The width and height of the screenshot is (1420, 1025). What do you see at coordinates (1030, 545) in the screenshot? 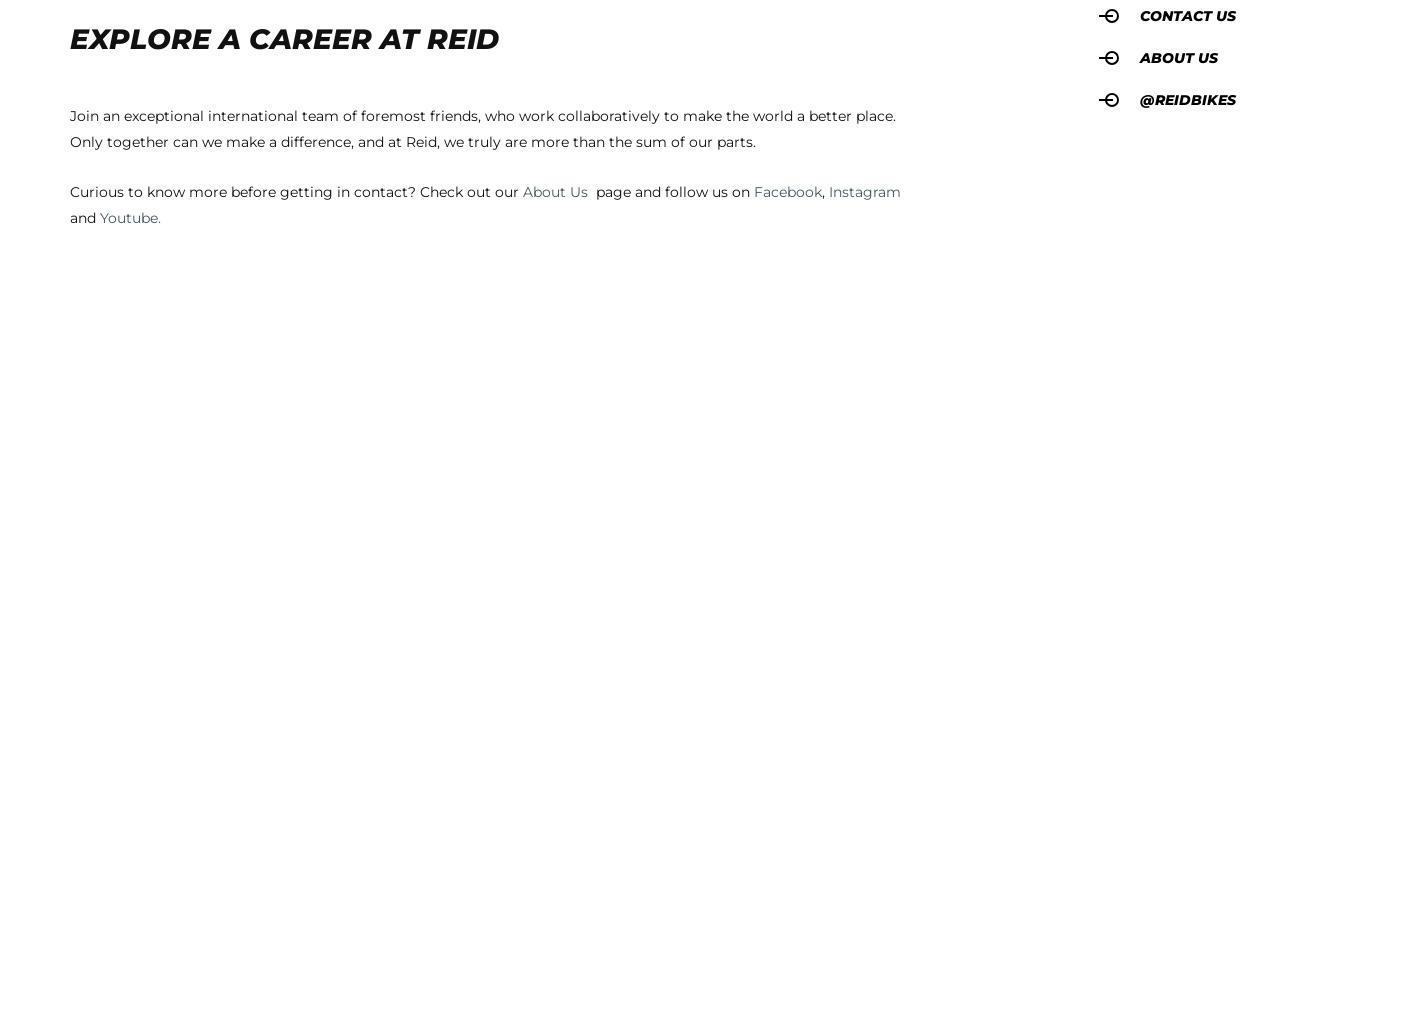
I see `'Custom and Promotional Bikes'` at bounding box center [1030, 545].